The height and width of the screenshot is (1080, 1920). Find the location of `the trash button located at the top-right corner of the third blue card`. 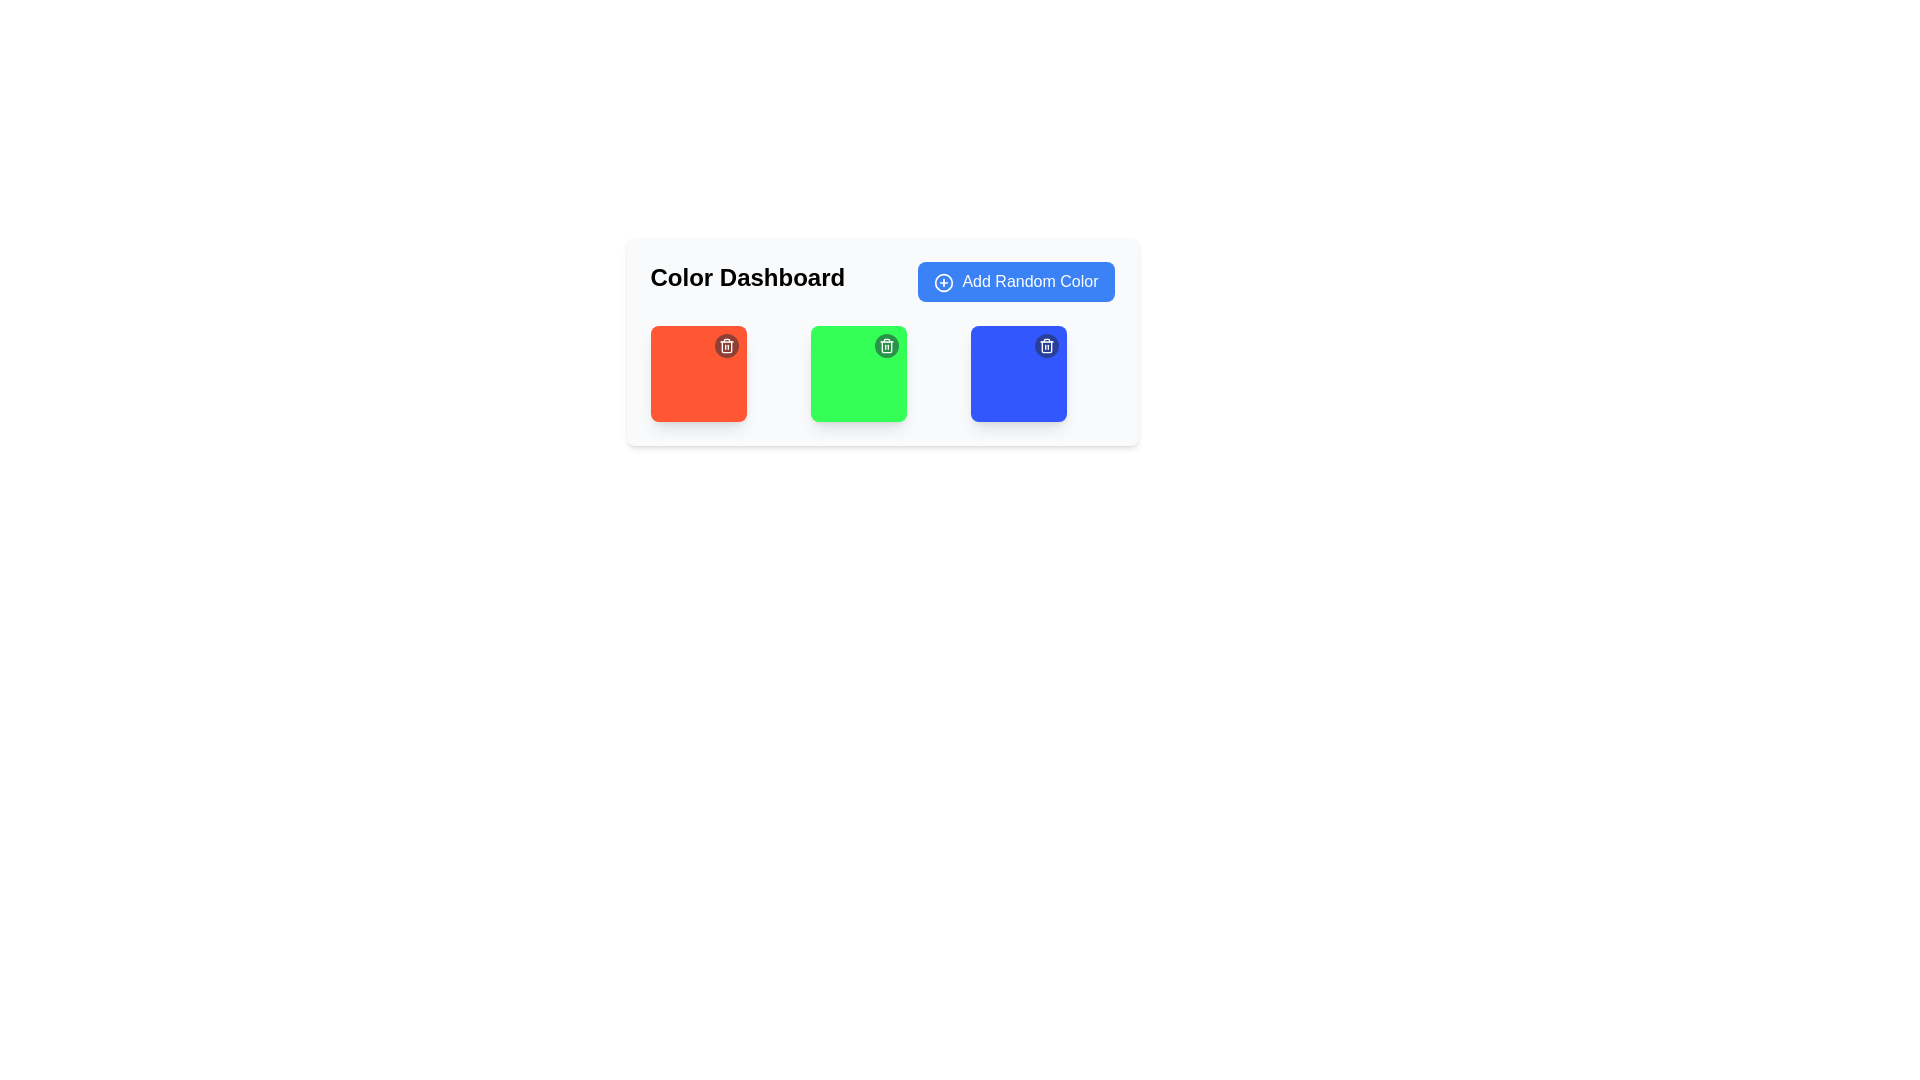

the trash button located at the top-right corner of the third blue card is located at coordinates (1045, 345).